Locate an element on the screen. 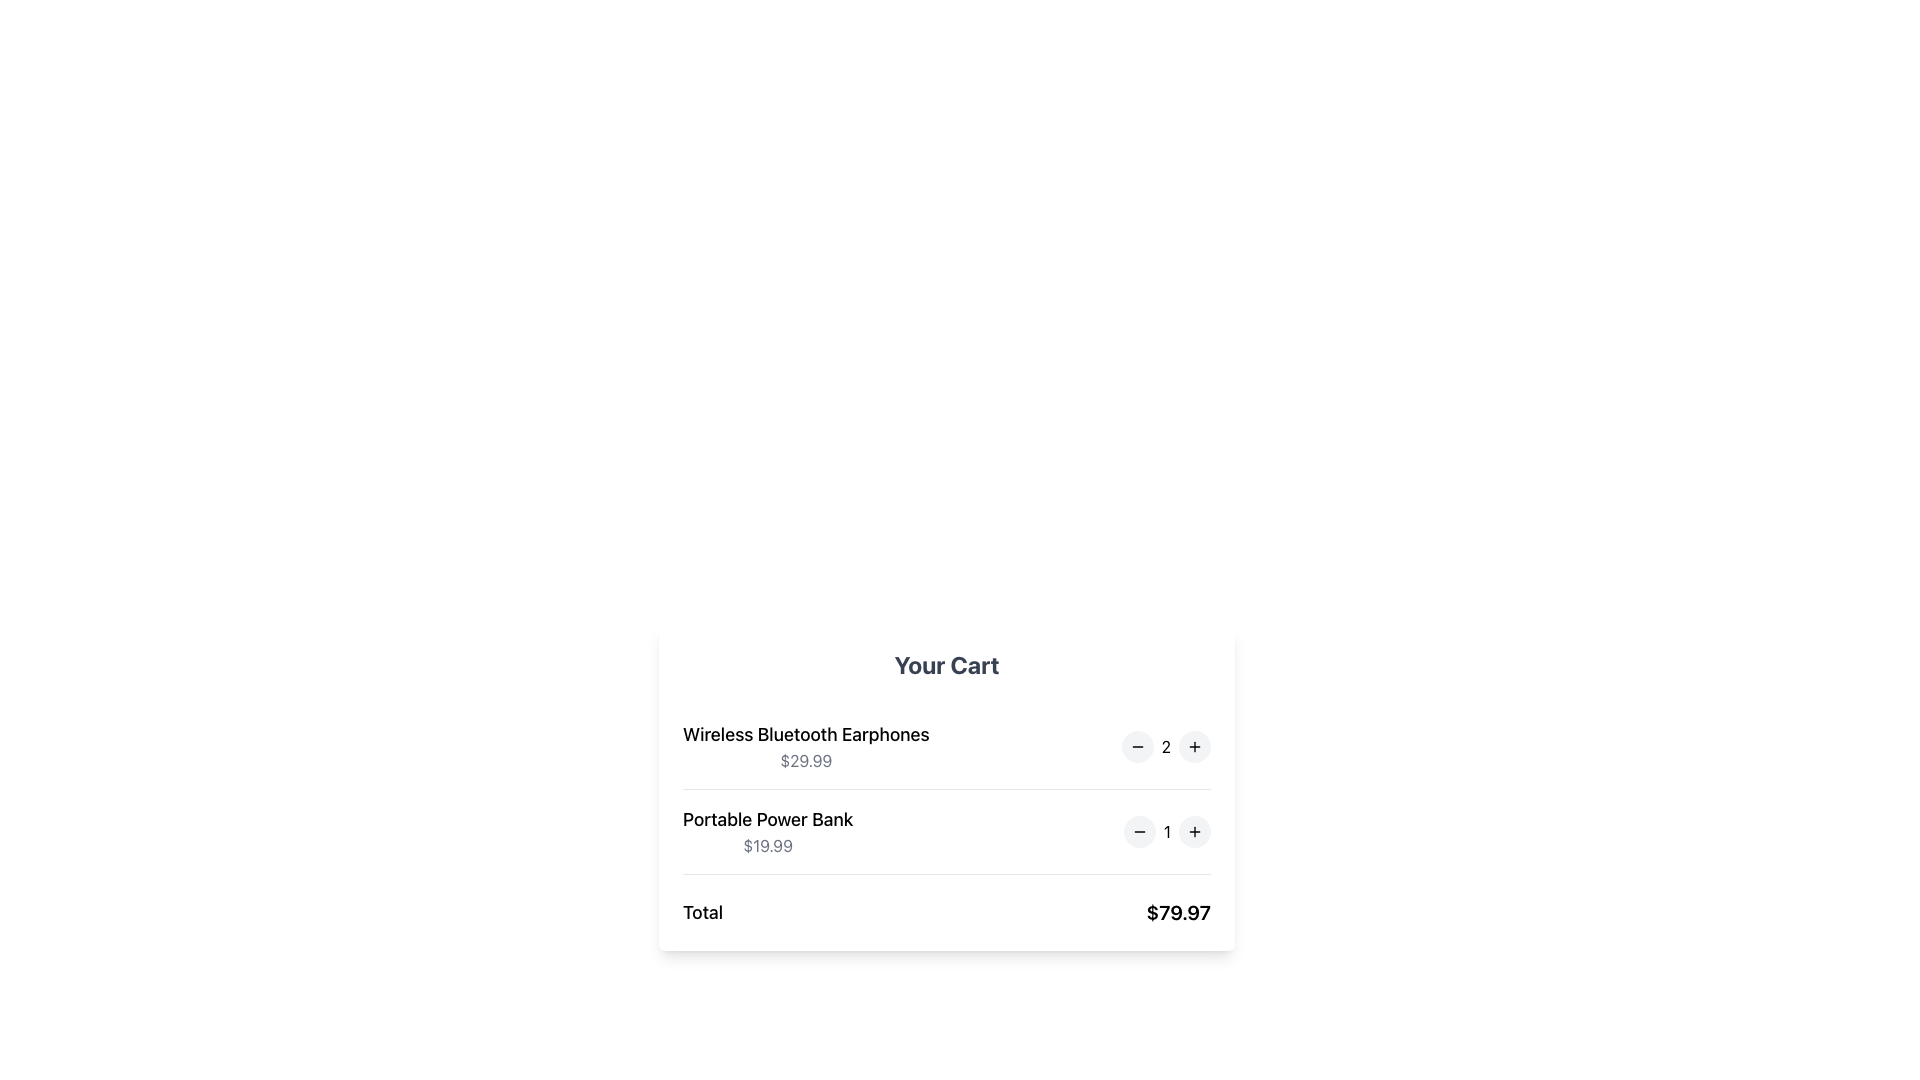  the decrease quantity button located to the right of the 'Portable Power Bank' product listing in the 'Your Cart' section to potentially display a tooltip is located at coordinates (1139, 832).